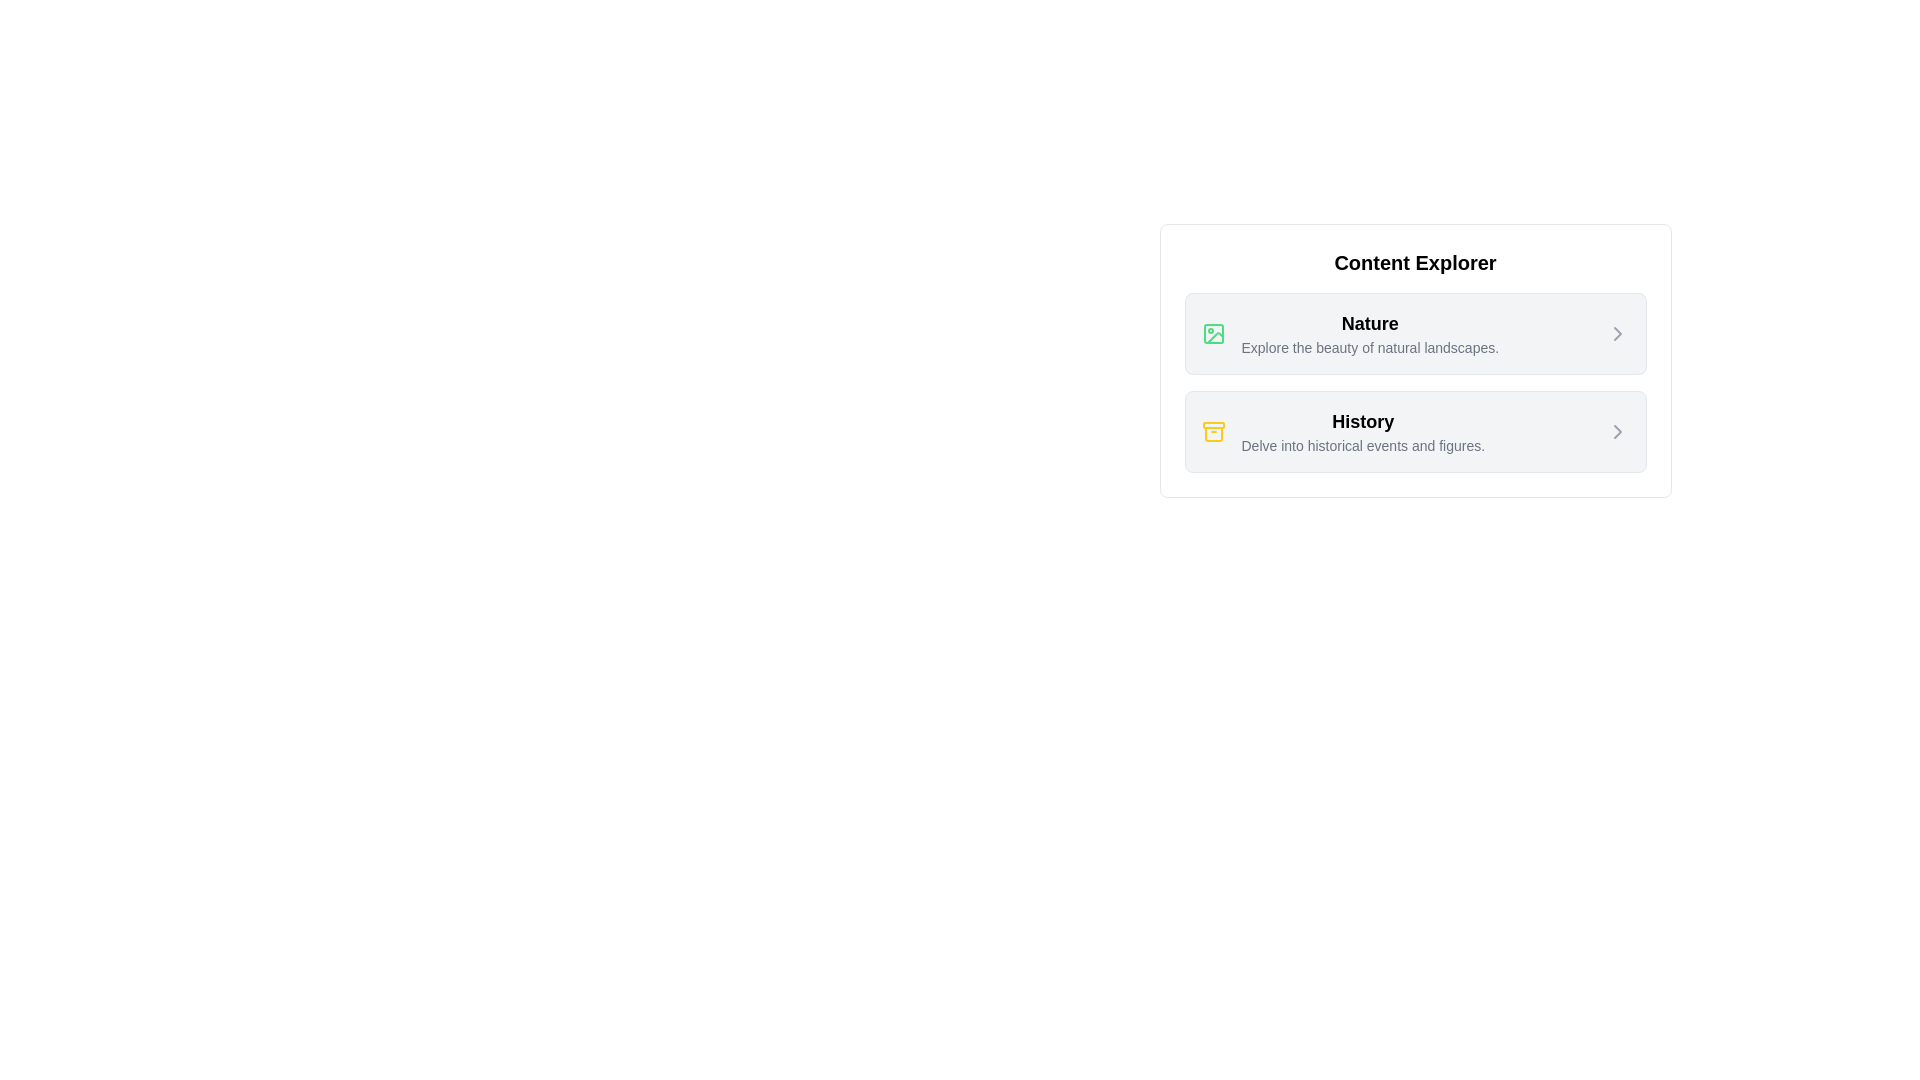  Describe the element at coordinates (1369, 333) in the screenshot. I see `the text block titled 'Nature' that contains the subtitle 'Explore the beauty of natural landscapes.'` at that location.